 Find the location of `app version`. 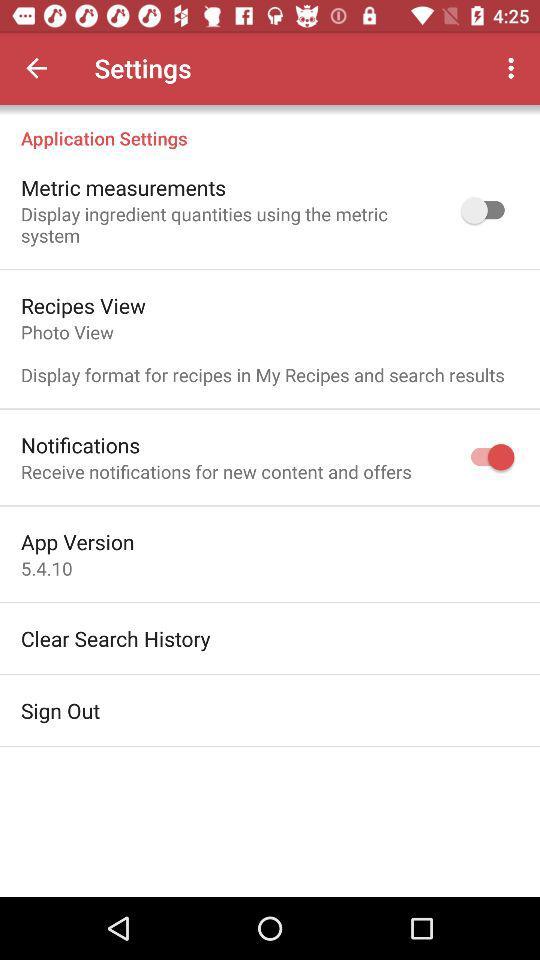

app version is located at coordinates (76, 541).